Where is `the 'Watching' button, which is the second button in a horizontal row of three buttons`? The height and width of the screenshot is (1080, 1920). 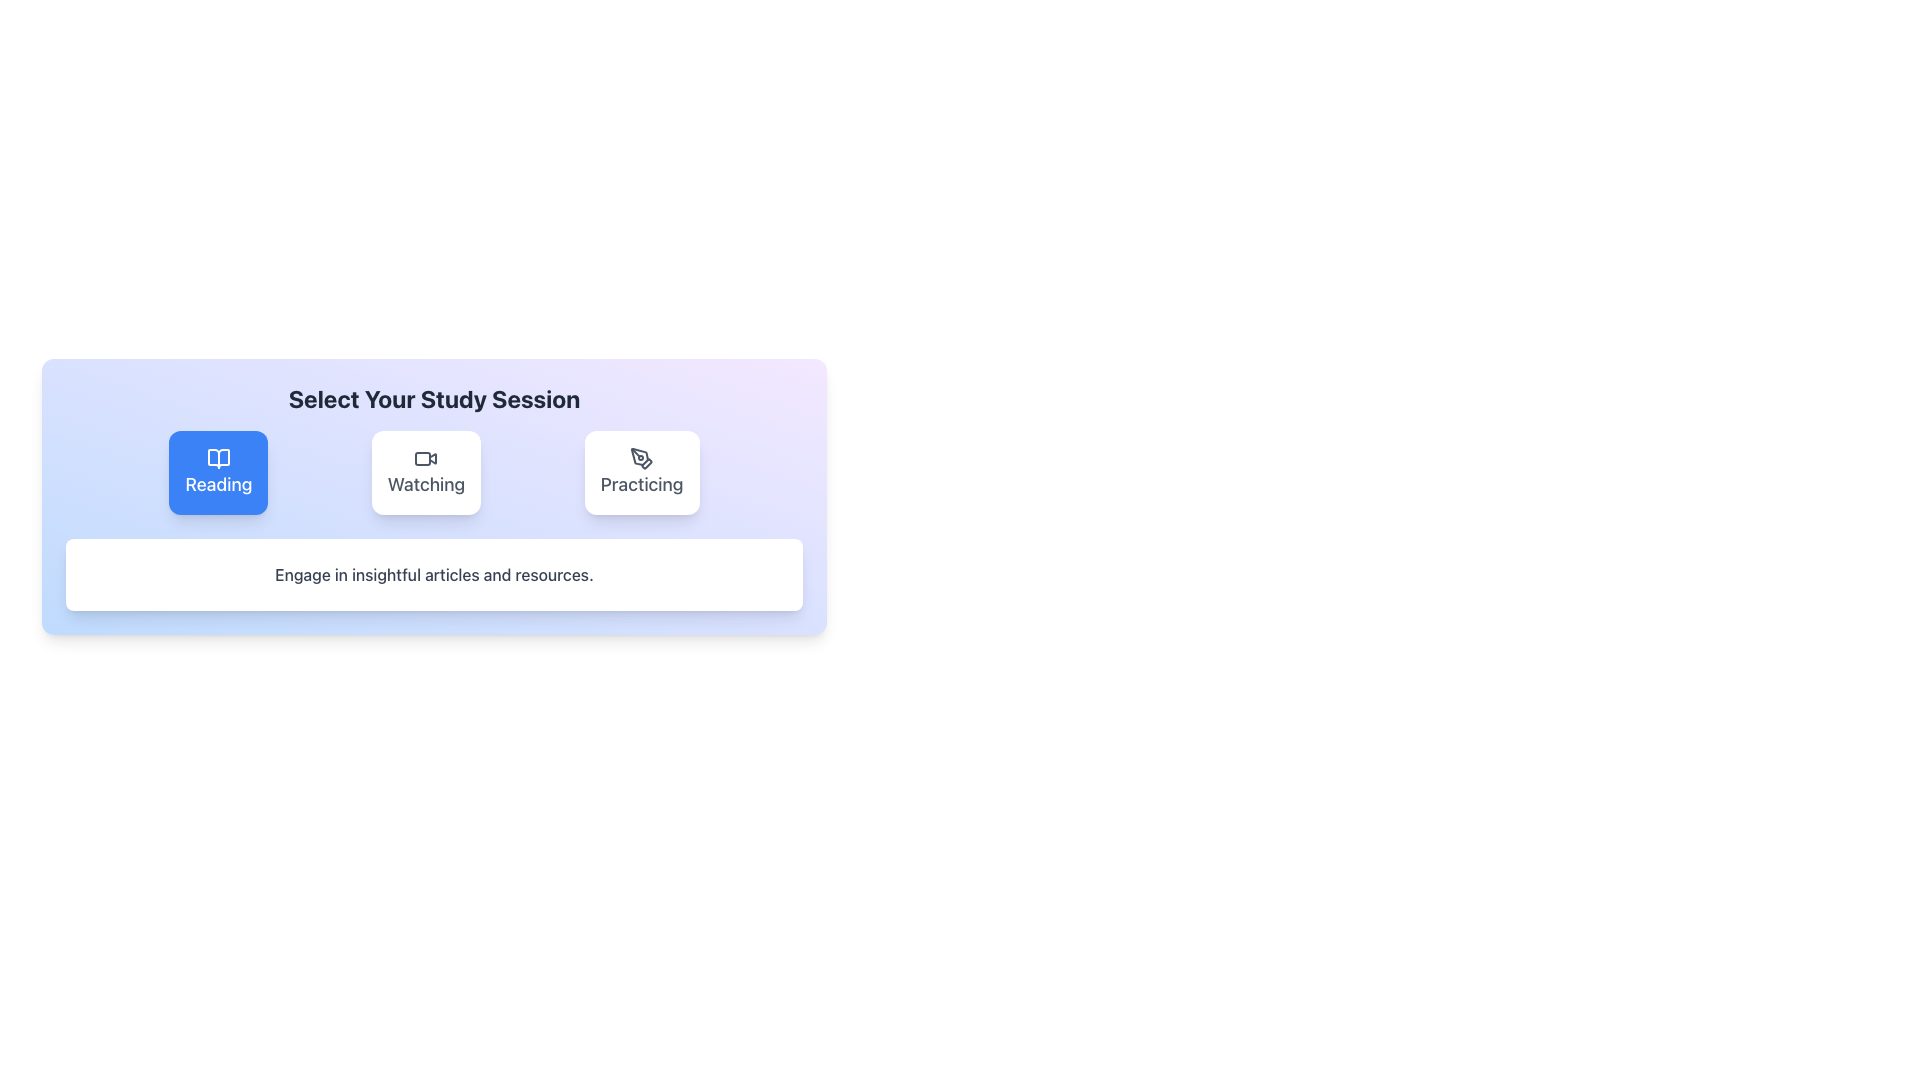
the 'Watching' button, which is the second button in a horizontal row of three buttons is located at coordinates (425, 473).